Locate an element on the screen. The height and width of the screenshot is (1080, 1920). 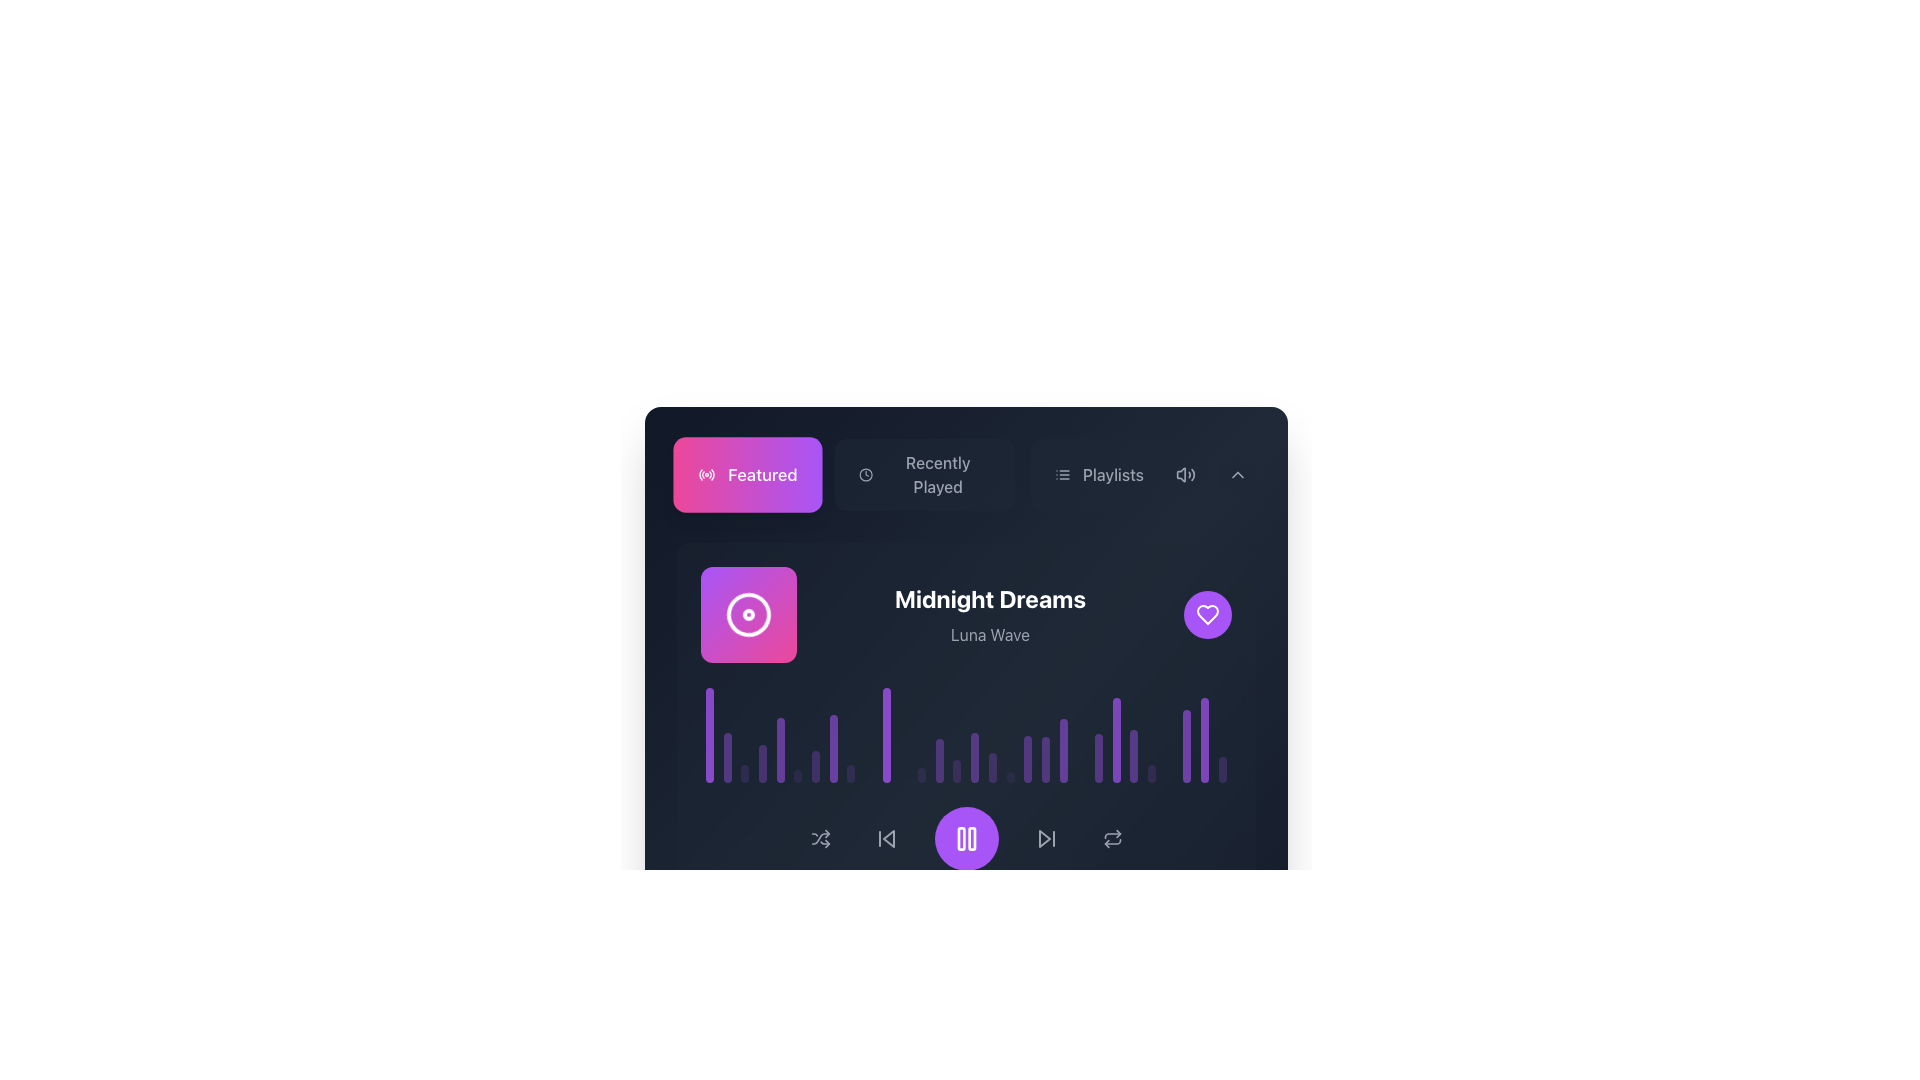
the chevron-shaped icon within the circular button located at the top-right corner of the interface is located at coordinates (1237, 474).